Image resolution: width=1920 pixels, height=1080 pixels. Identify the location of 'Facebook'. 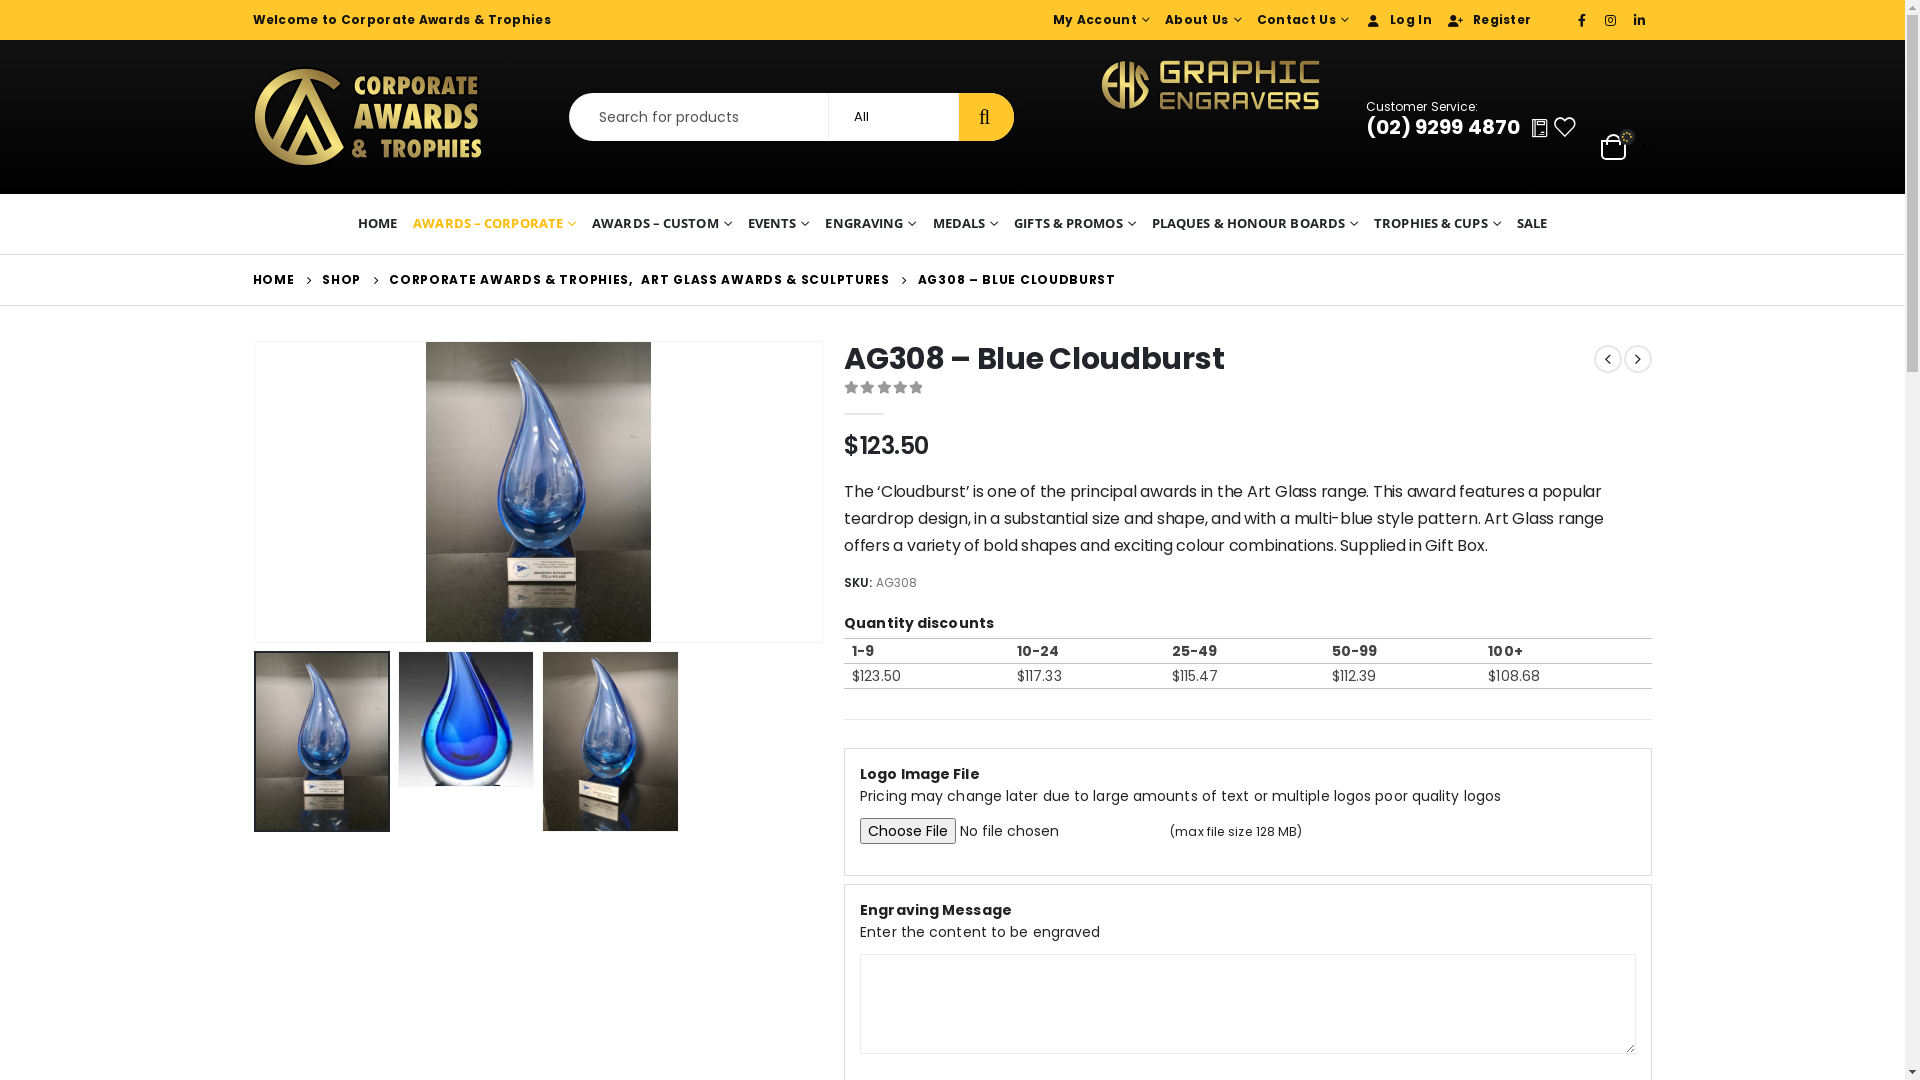
(1582, 19).